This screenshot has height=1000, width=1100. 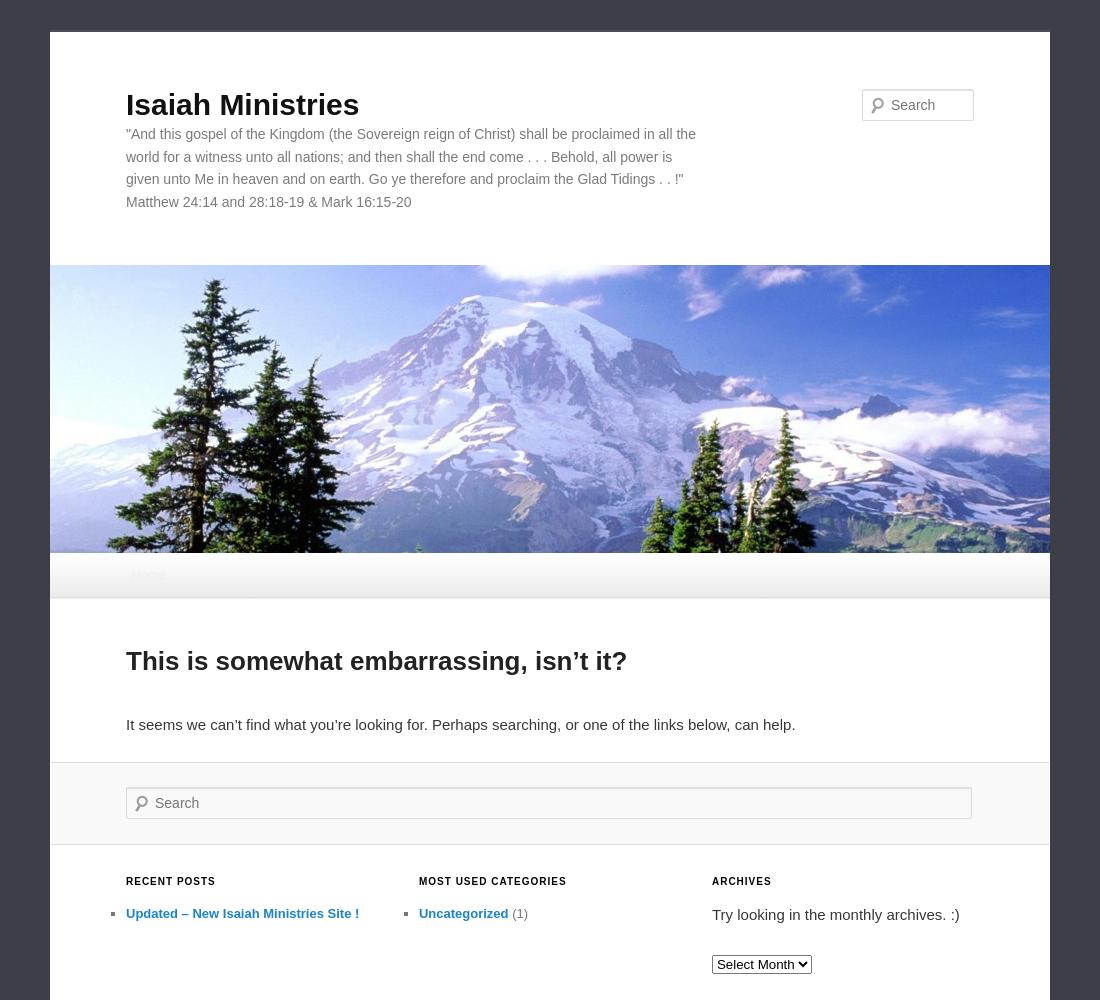 I want to click on 'Isaiah Ministries', so click(x=242, y=102).